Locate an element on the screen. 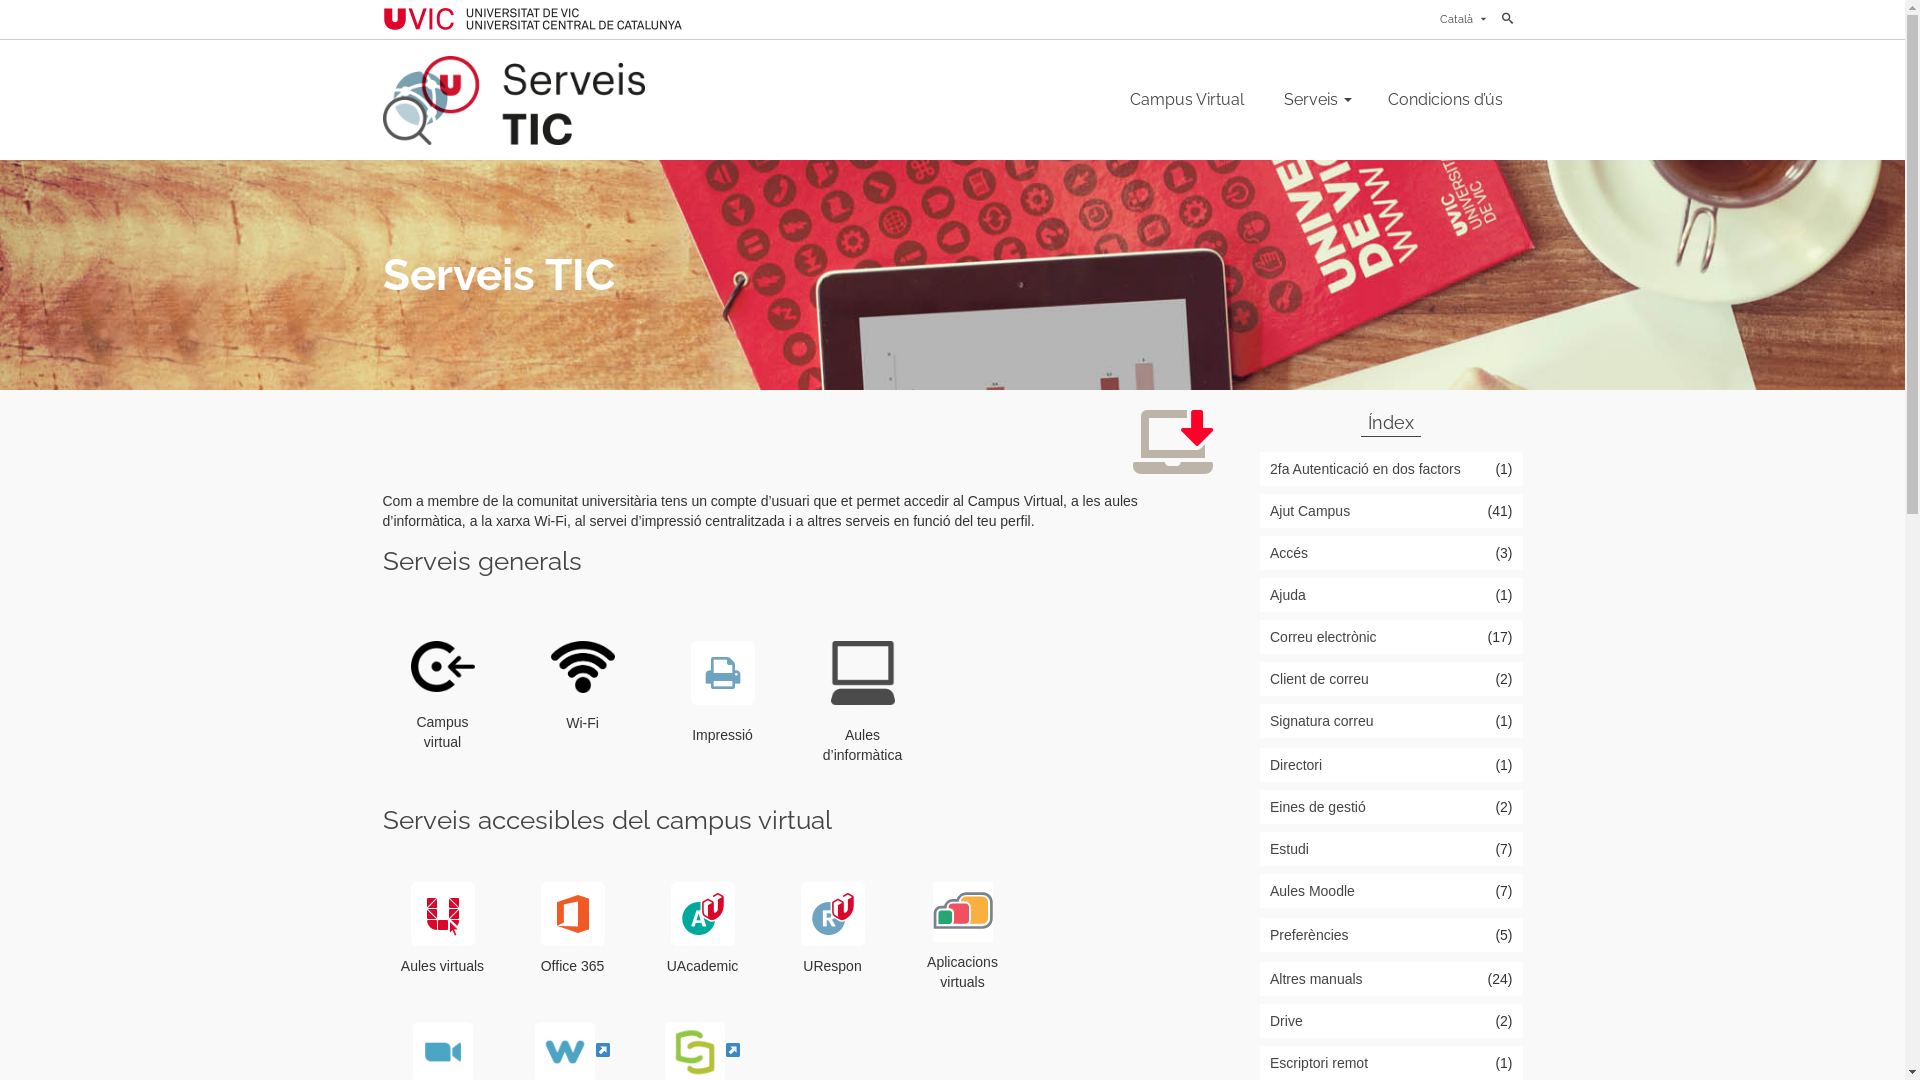  'Client de correu' is located at coordinates (1390, 677).